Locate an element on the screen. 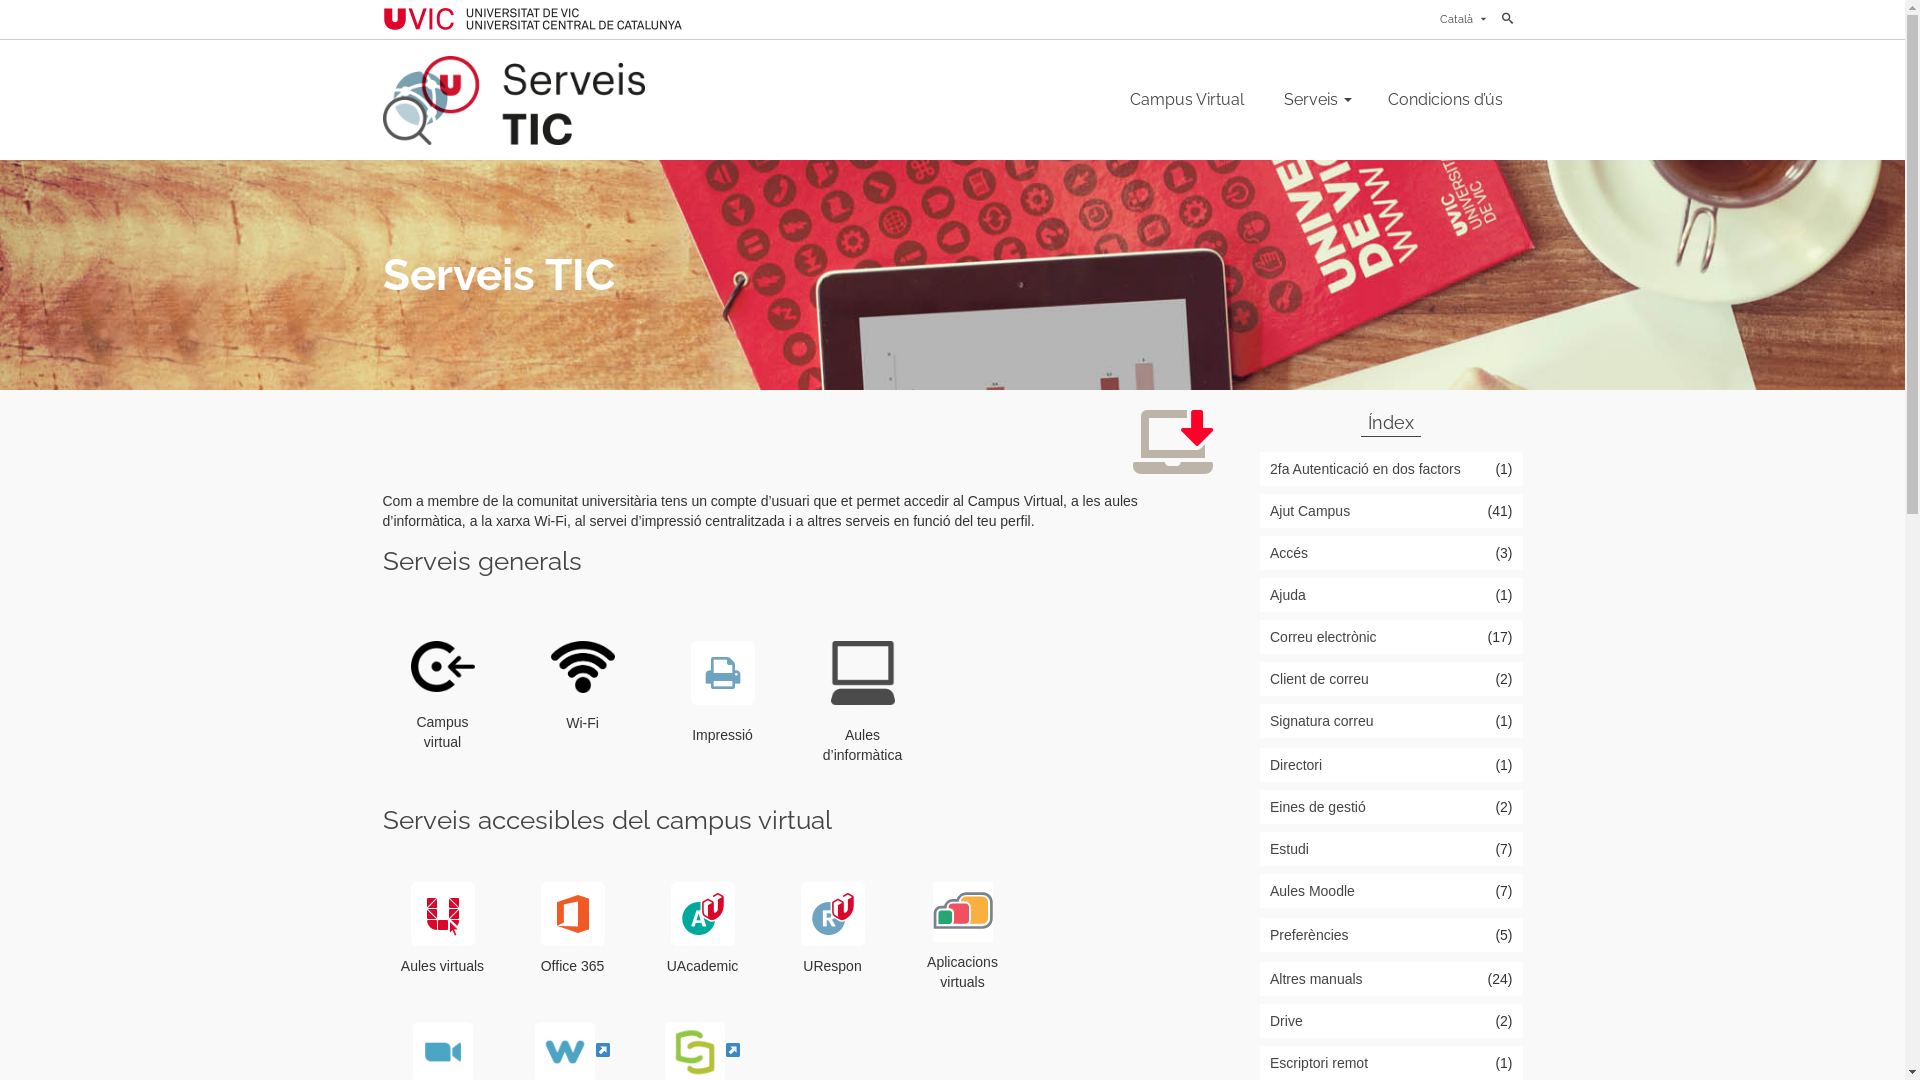  'Client de correu' is located at coordinates (1390, 677).